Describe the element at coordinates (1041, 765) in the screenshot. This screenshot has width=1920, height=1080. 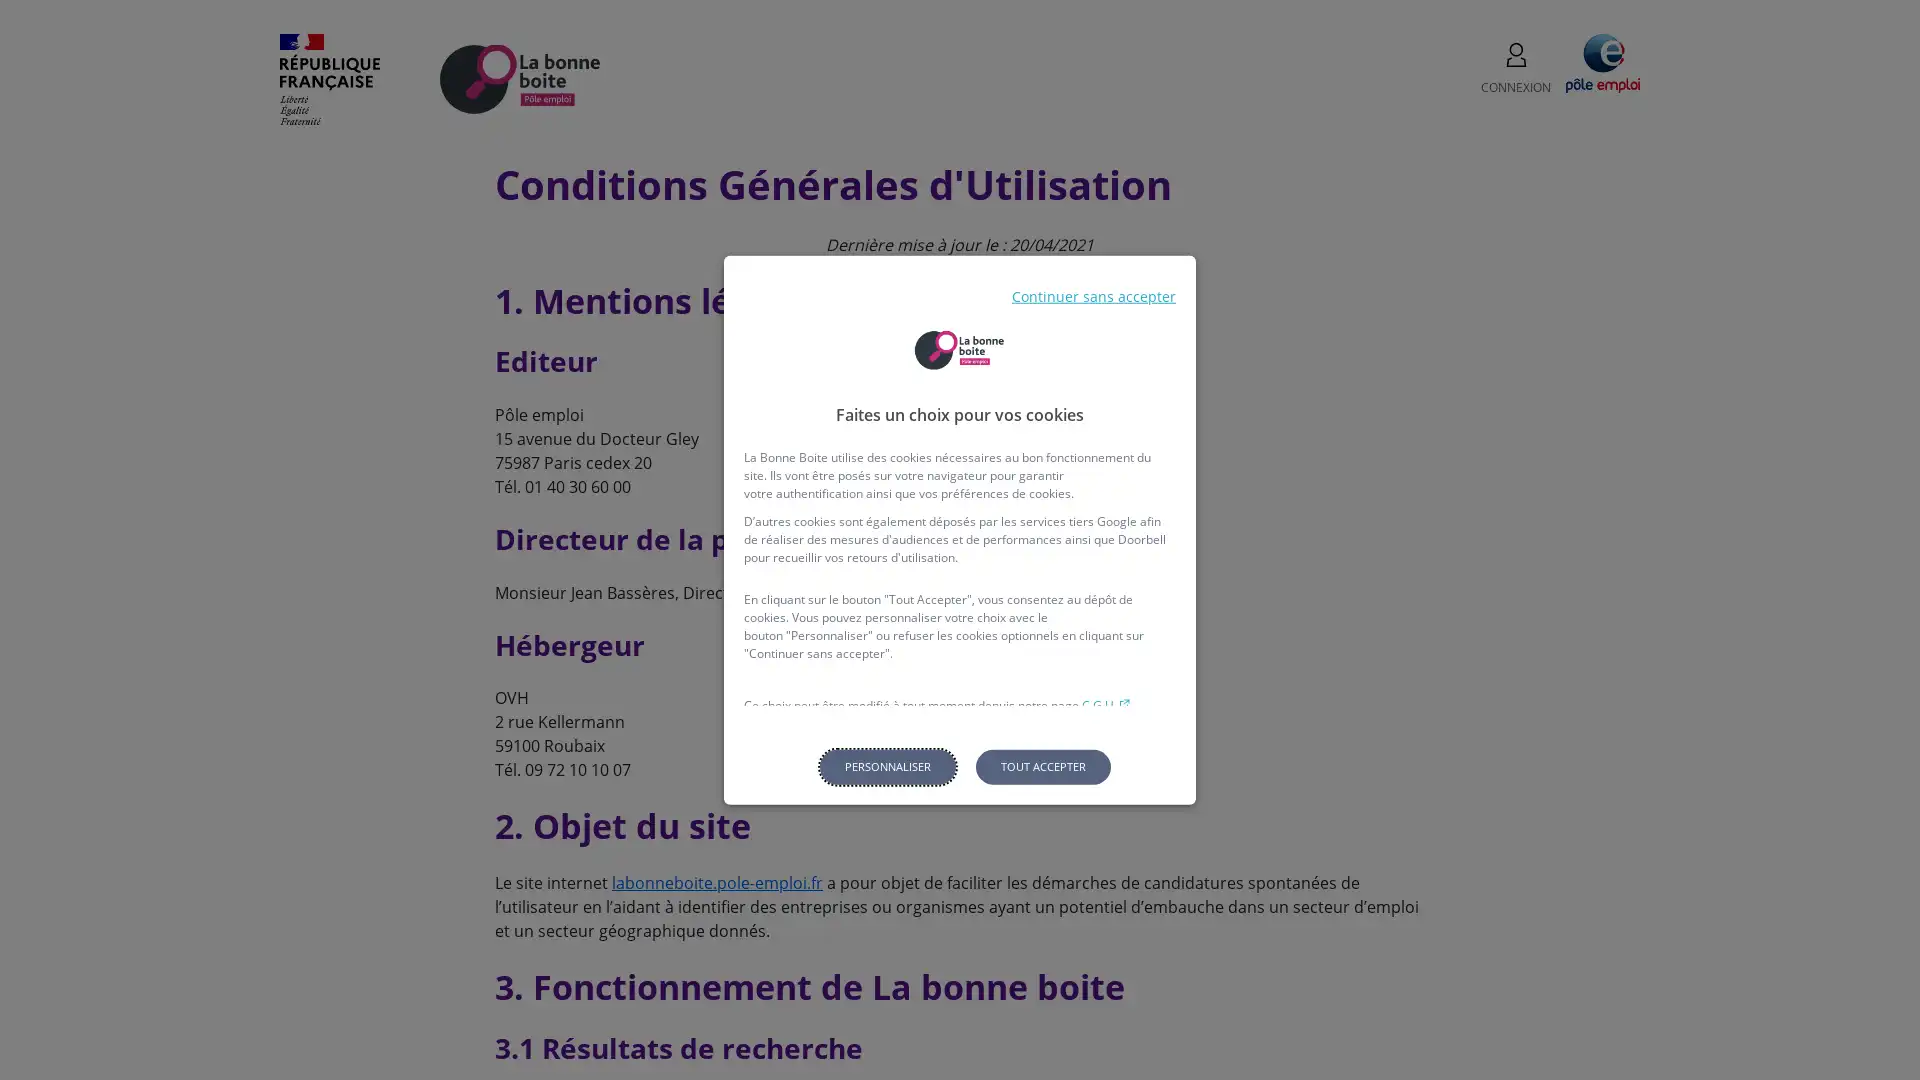
I see `Tout accepter` at that location.